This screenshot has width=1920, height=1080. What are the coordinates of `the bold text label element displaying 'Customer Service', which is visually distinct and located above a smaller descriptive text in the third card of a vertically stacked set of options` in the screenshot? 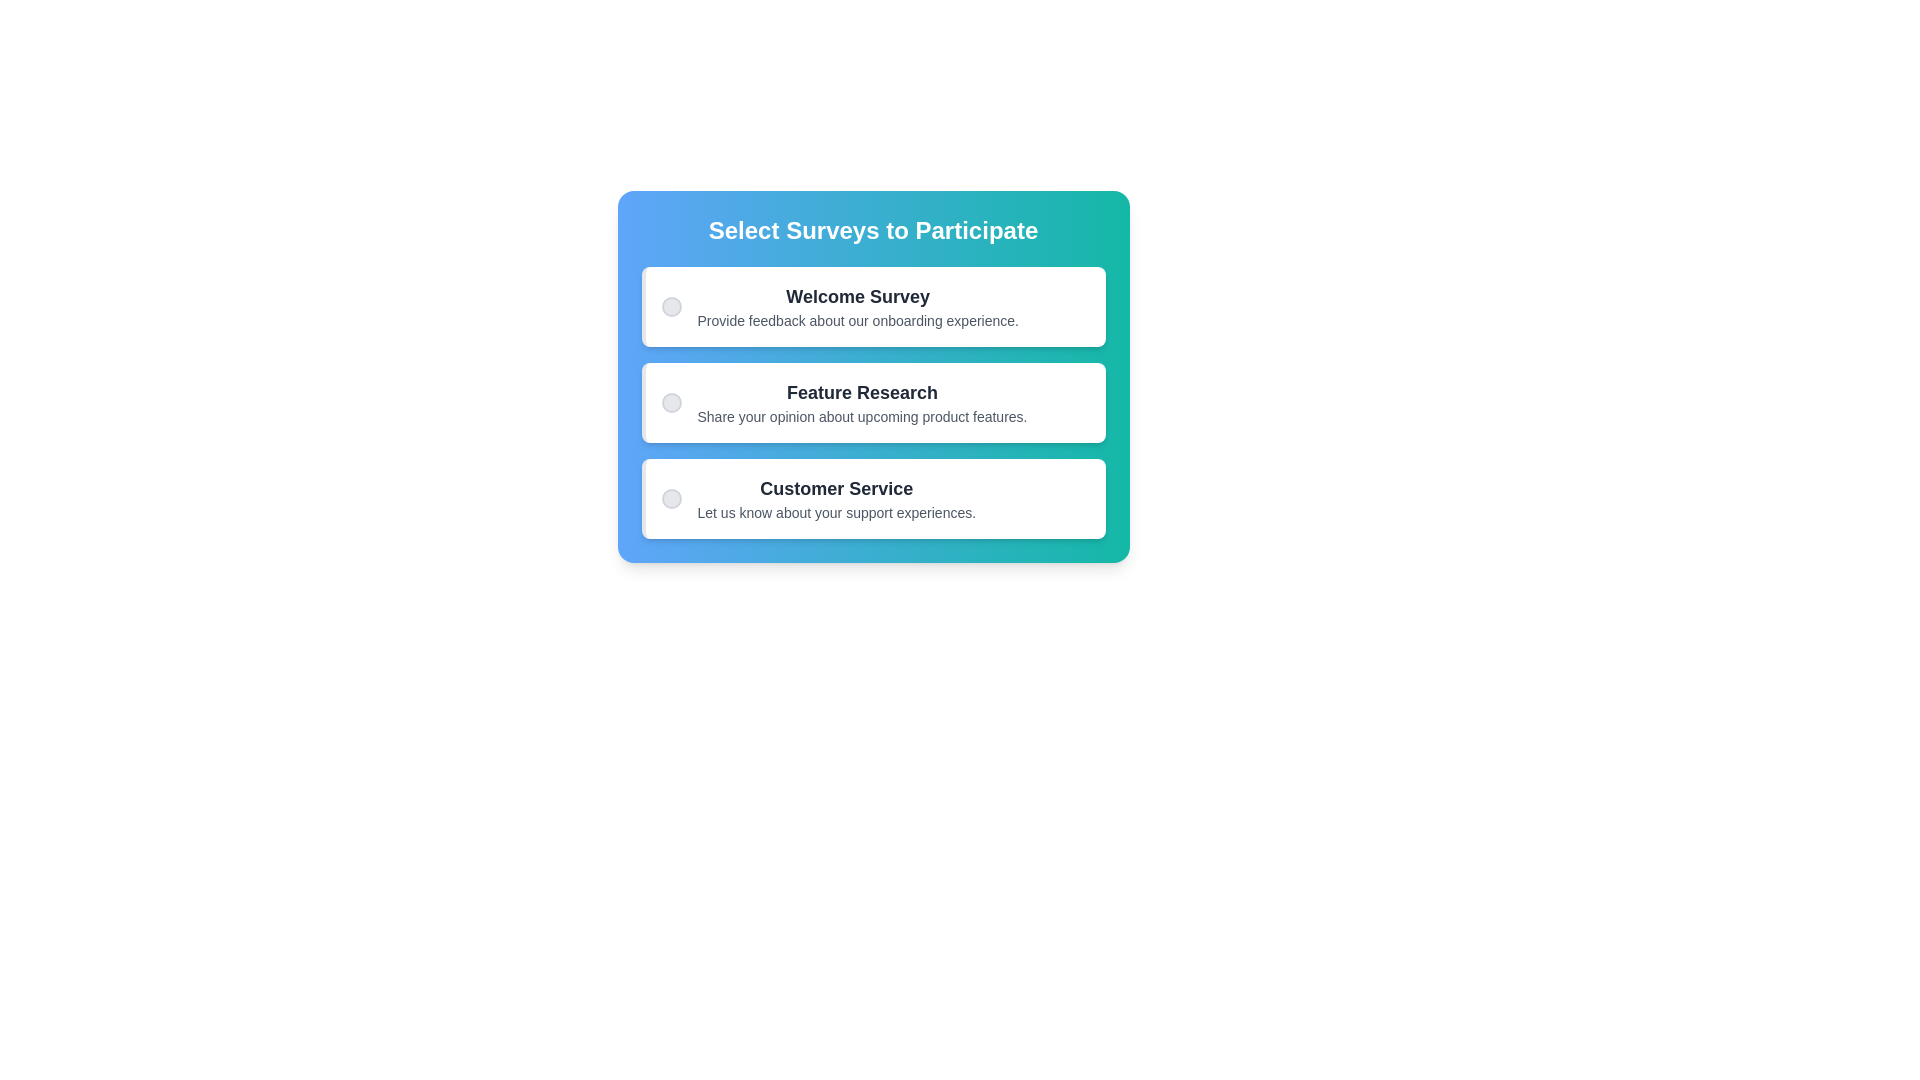 It's located at (836, 489).